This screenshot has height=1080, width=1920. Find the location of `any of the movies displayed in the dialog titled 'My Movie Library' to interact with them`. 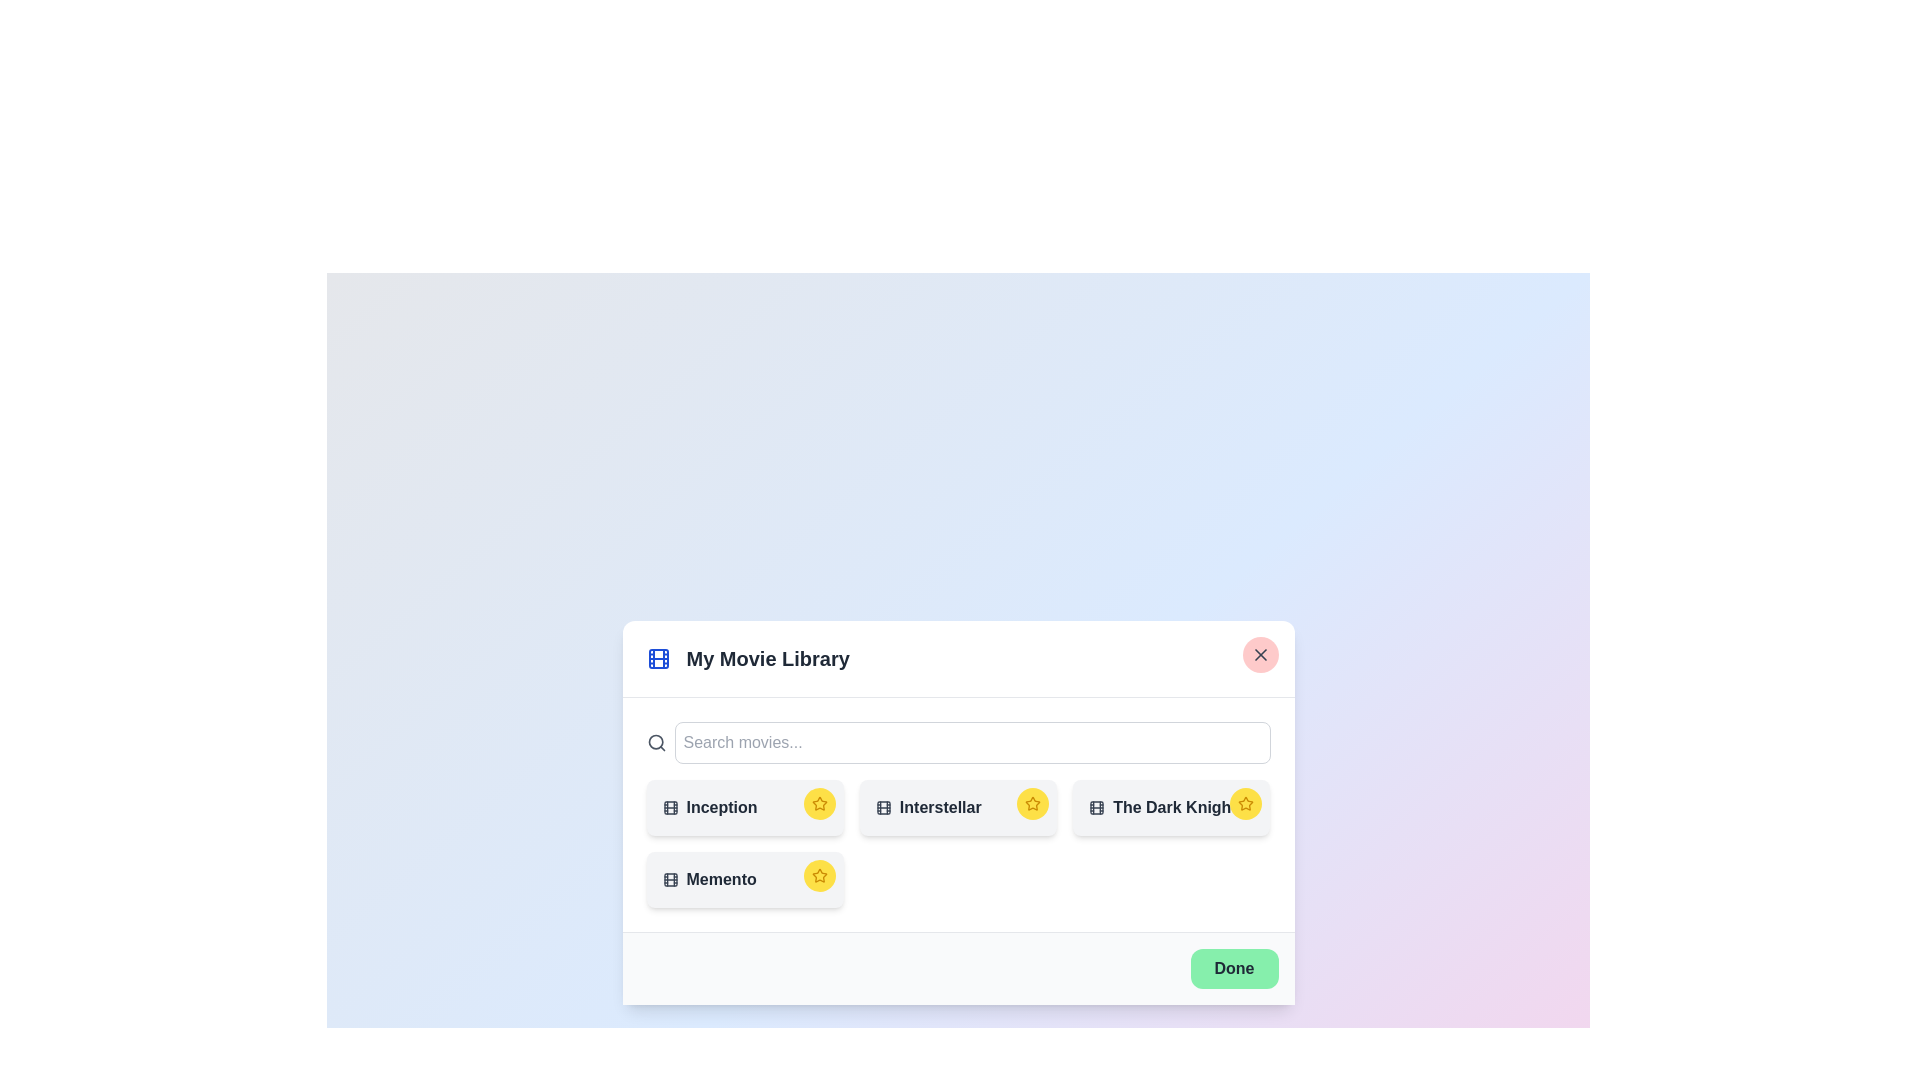

any of the movies displayed in the dialog titled 'My Movie Library' to interact with them is located at coordinates (957, 813).